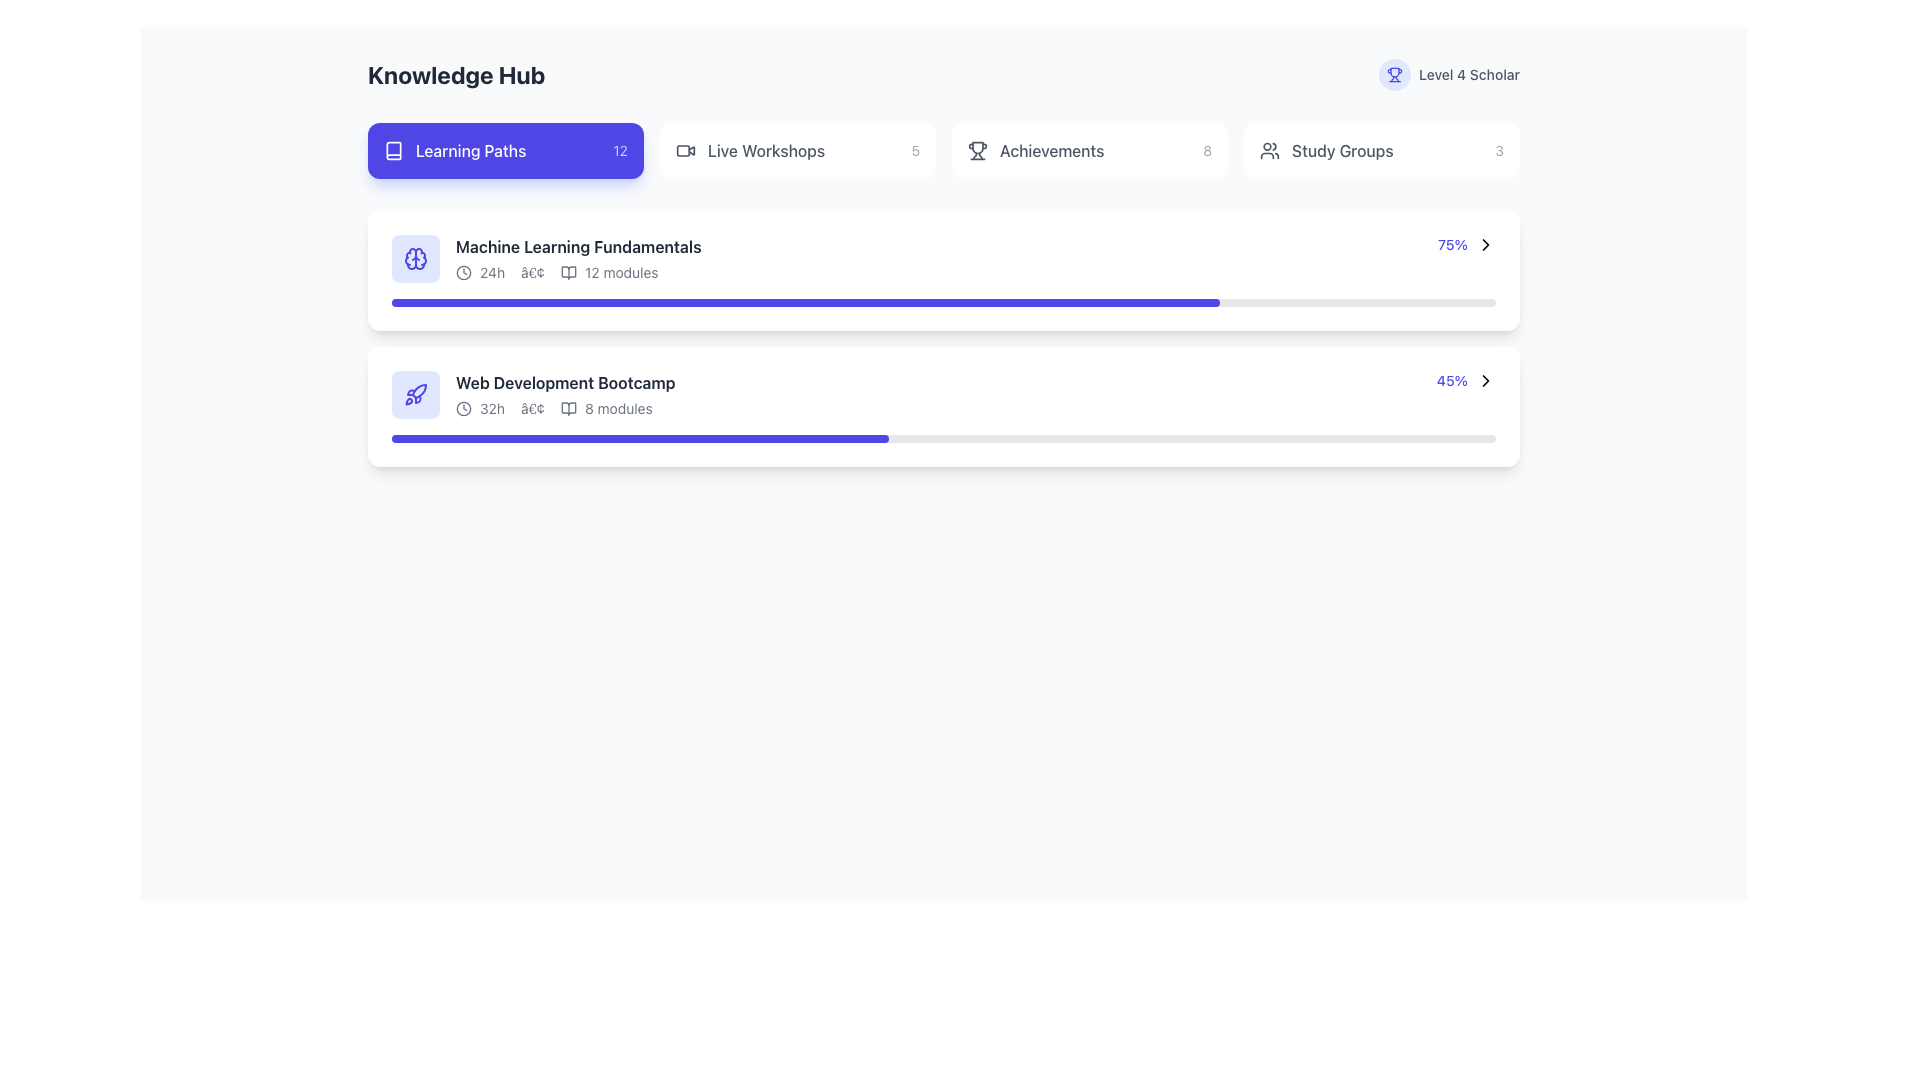 Image resolution: width=1920 pixels, height=1080 pixels. What do you see at coordinates (943, 438) in the screenshot?
I see `the progress bar located under the 'Web Development Bootcamp' entry, which is styled with a gray background and a partially filled dark blue section, positioned at the bottom of the second card in the list` at bounding box center [943, 438].